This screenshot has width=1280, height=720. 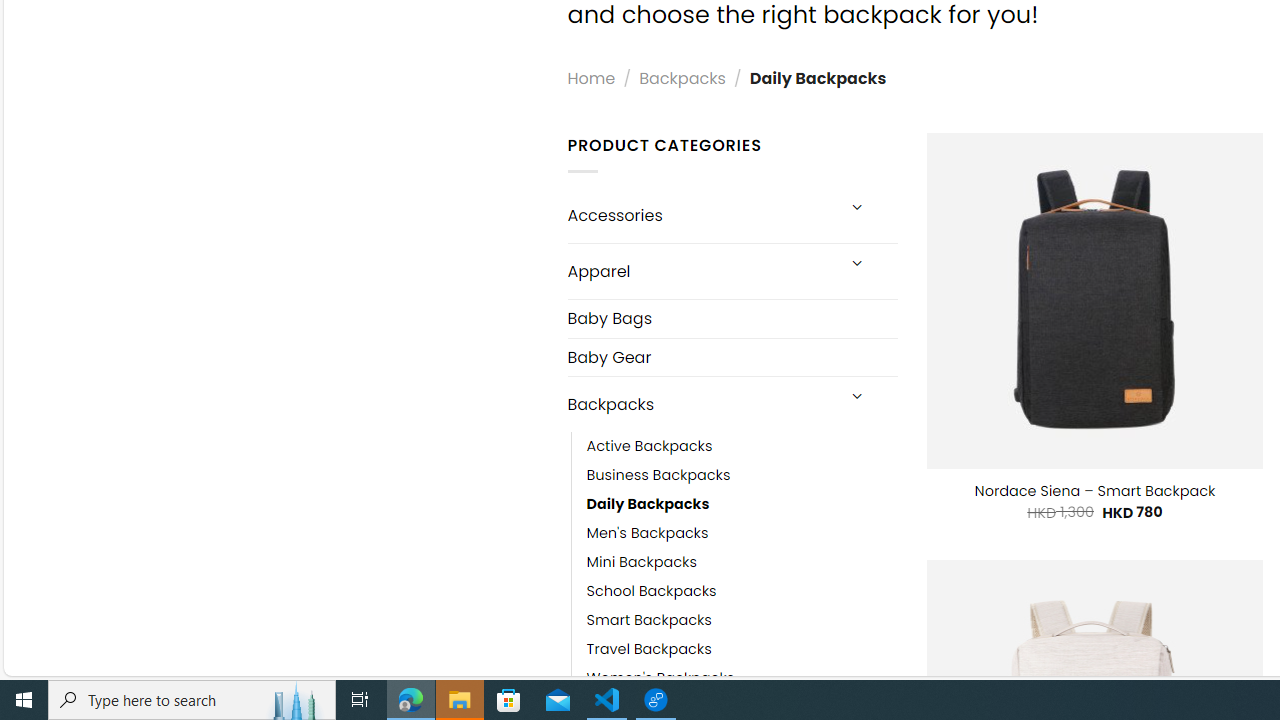 What do you see at coordinates (731, 317) in the screenshot?
I see `'Baby Bags'` at bounding box center [731, 317].